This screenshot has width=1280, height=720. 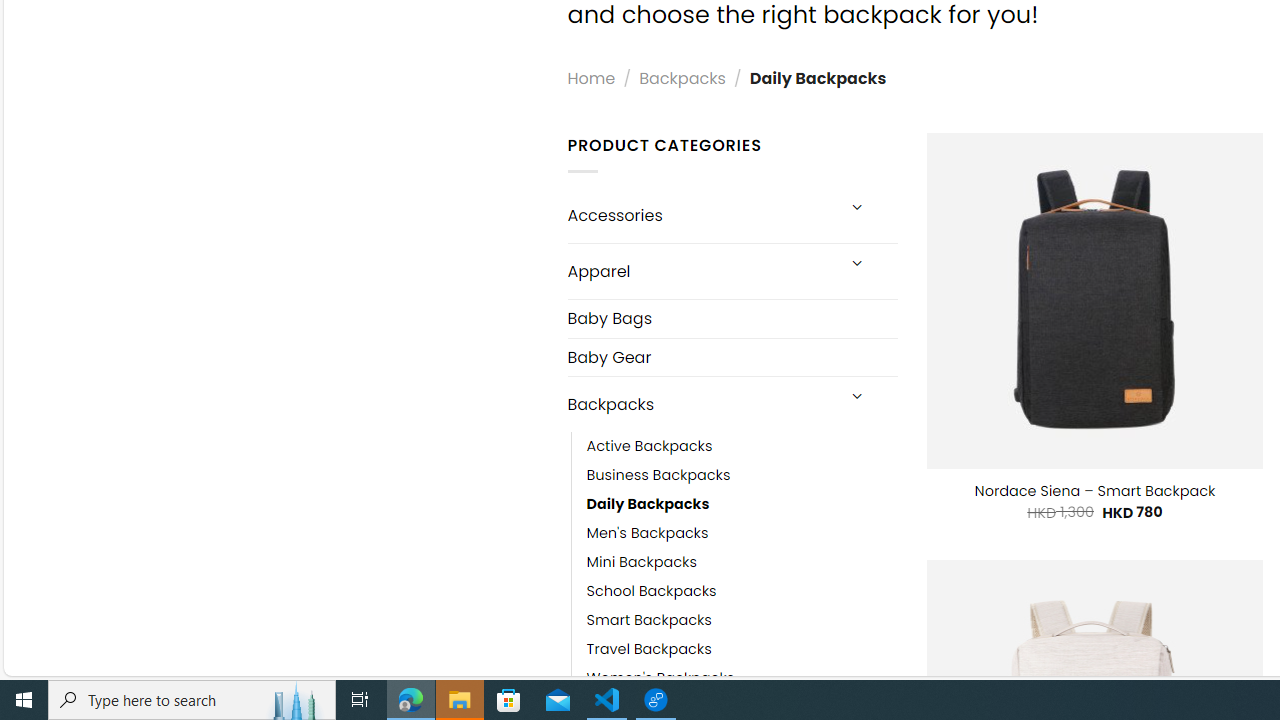 What do you see at coordinates (731, 317) in the screenshot?
I see `'Baby Bags'` at bounding box center [731, 317].